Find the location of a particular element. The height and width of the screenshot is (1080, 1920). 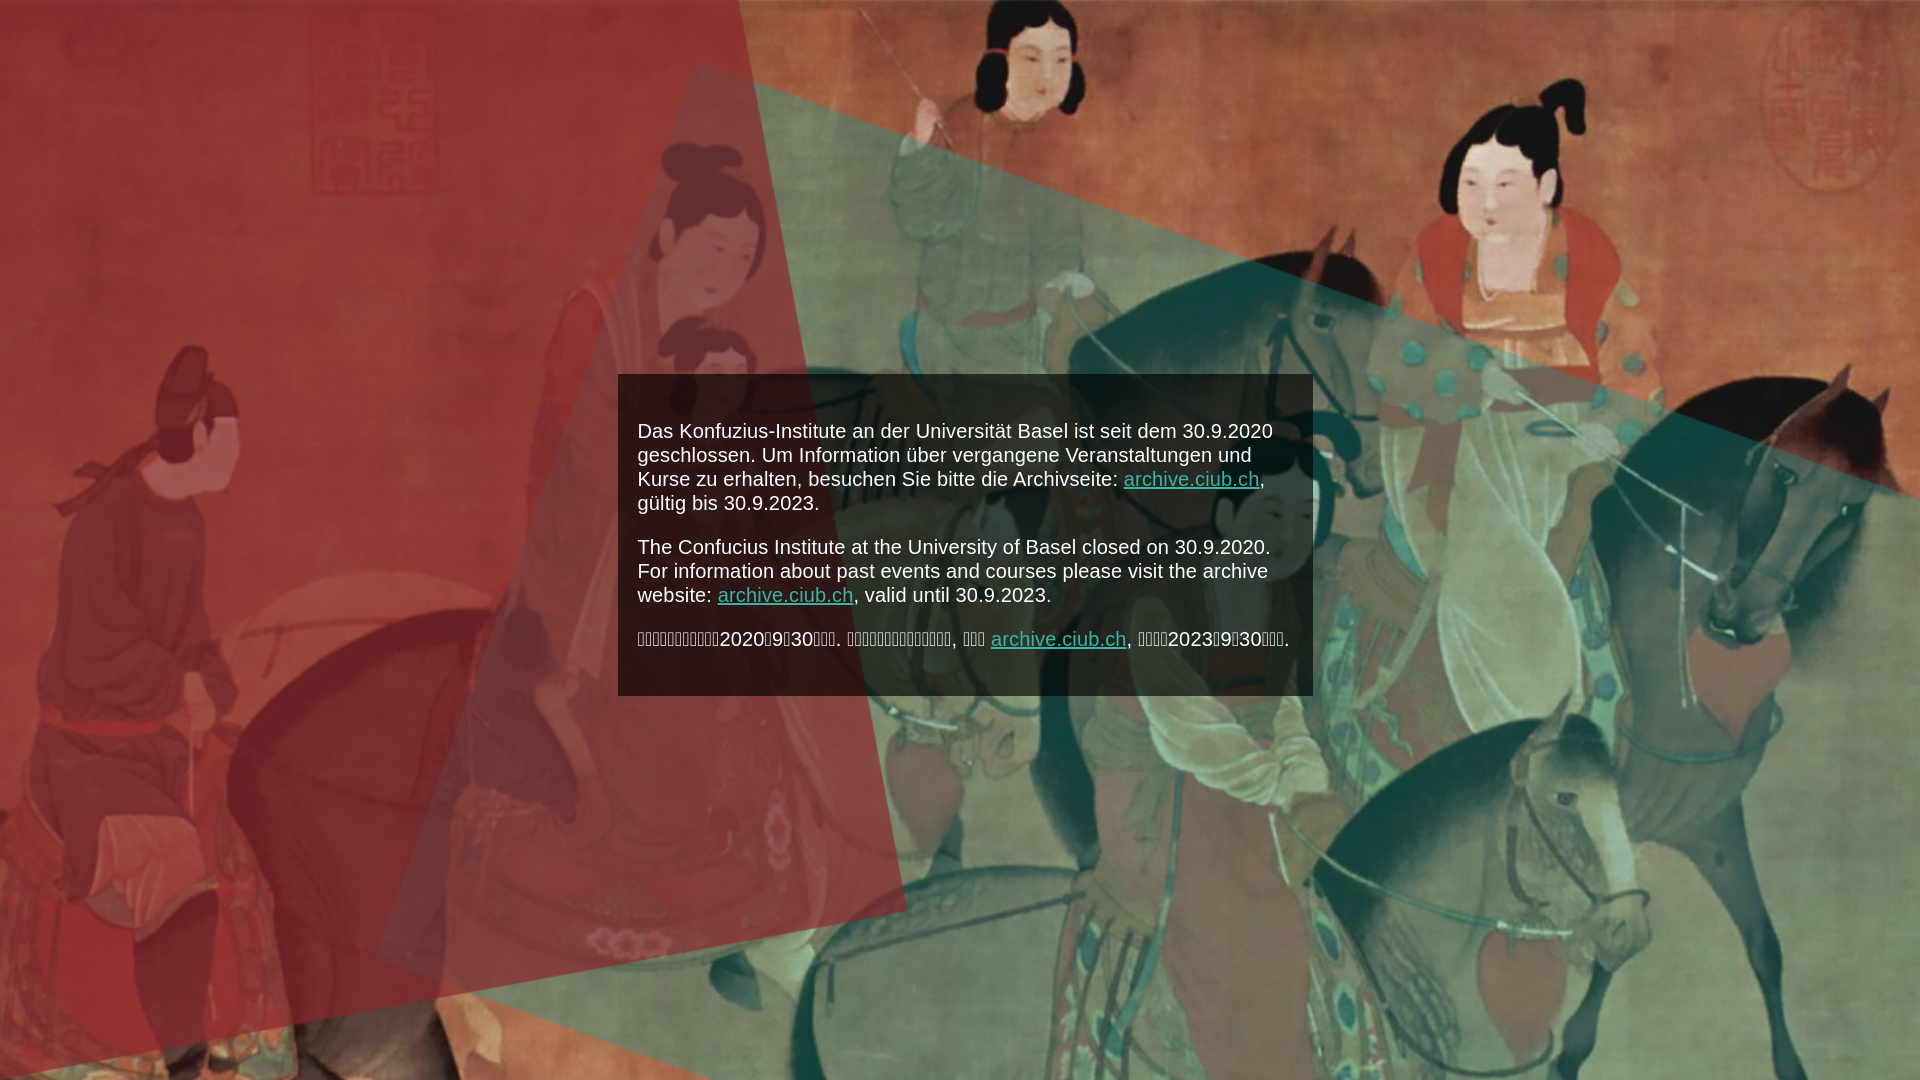

'archive.ciub.ch' is located at coordinates (1191, 478).